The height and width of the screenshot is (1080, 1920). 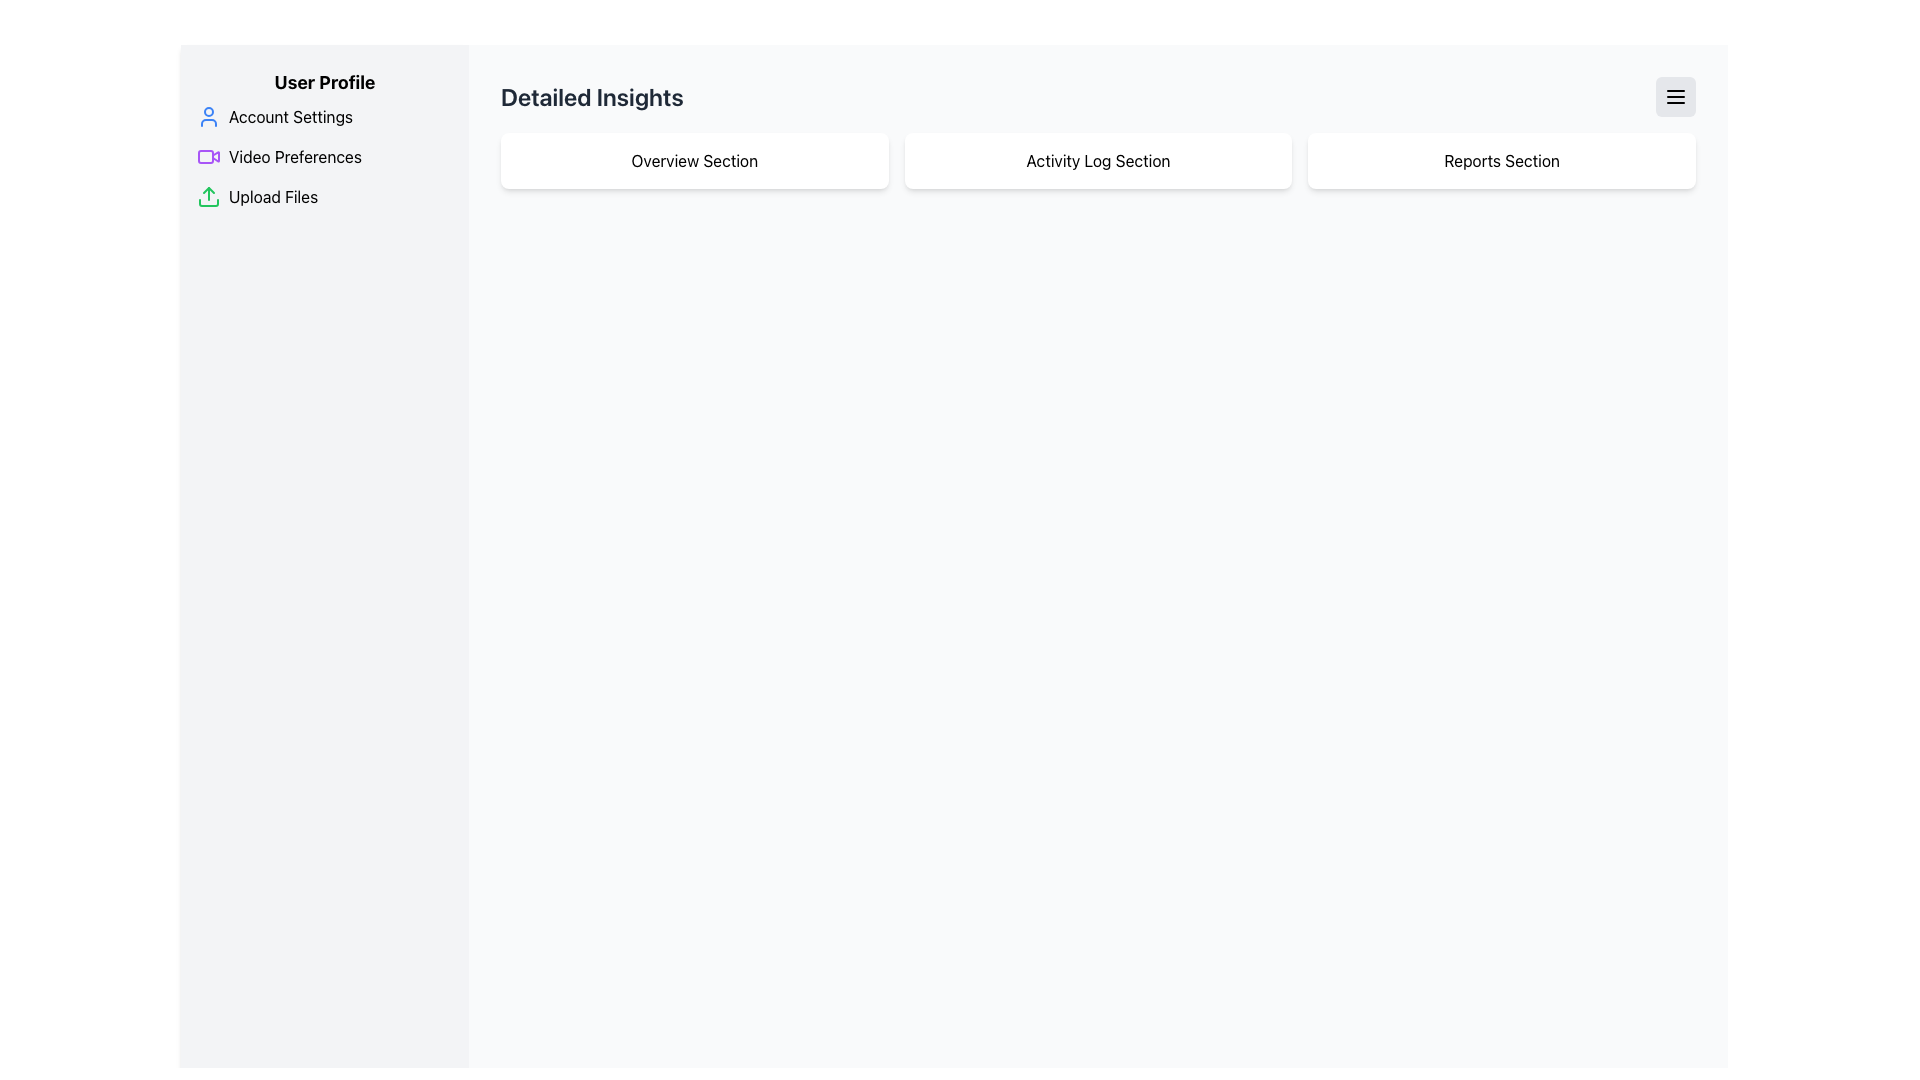 What do you see at coordinates (209, 196) in the screenshot?
I see `the upload icon, which is a green upward arrow originating from an open box, located to the left of the 'Upload Files' text in the left-side navigation options` at bounding box center [209, 196].